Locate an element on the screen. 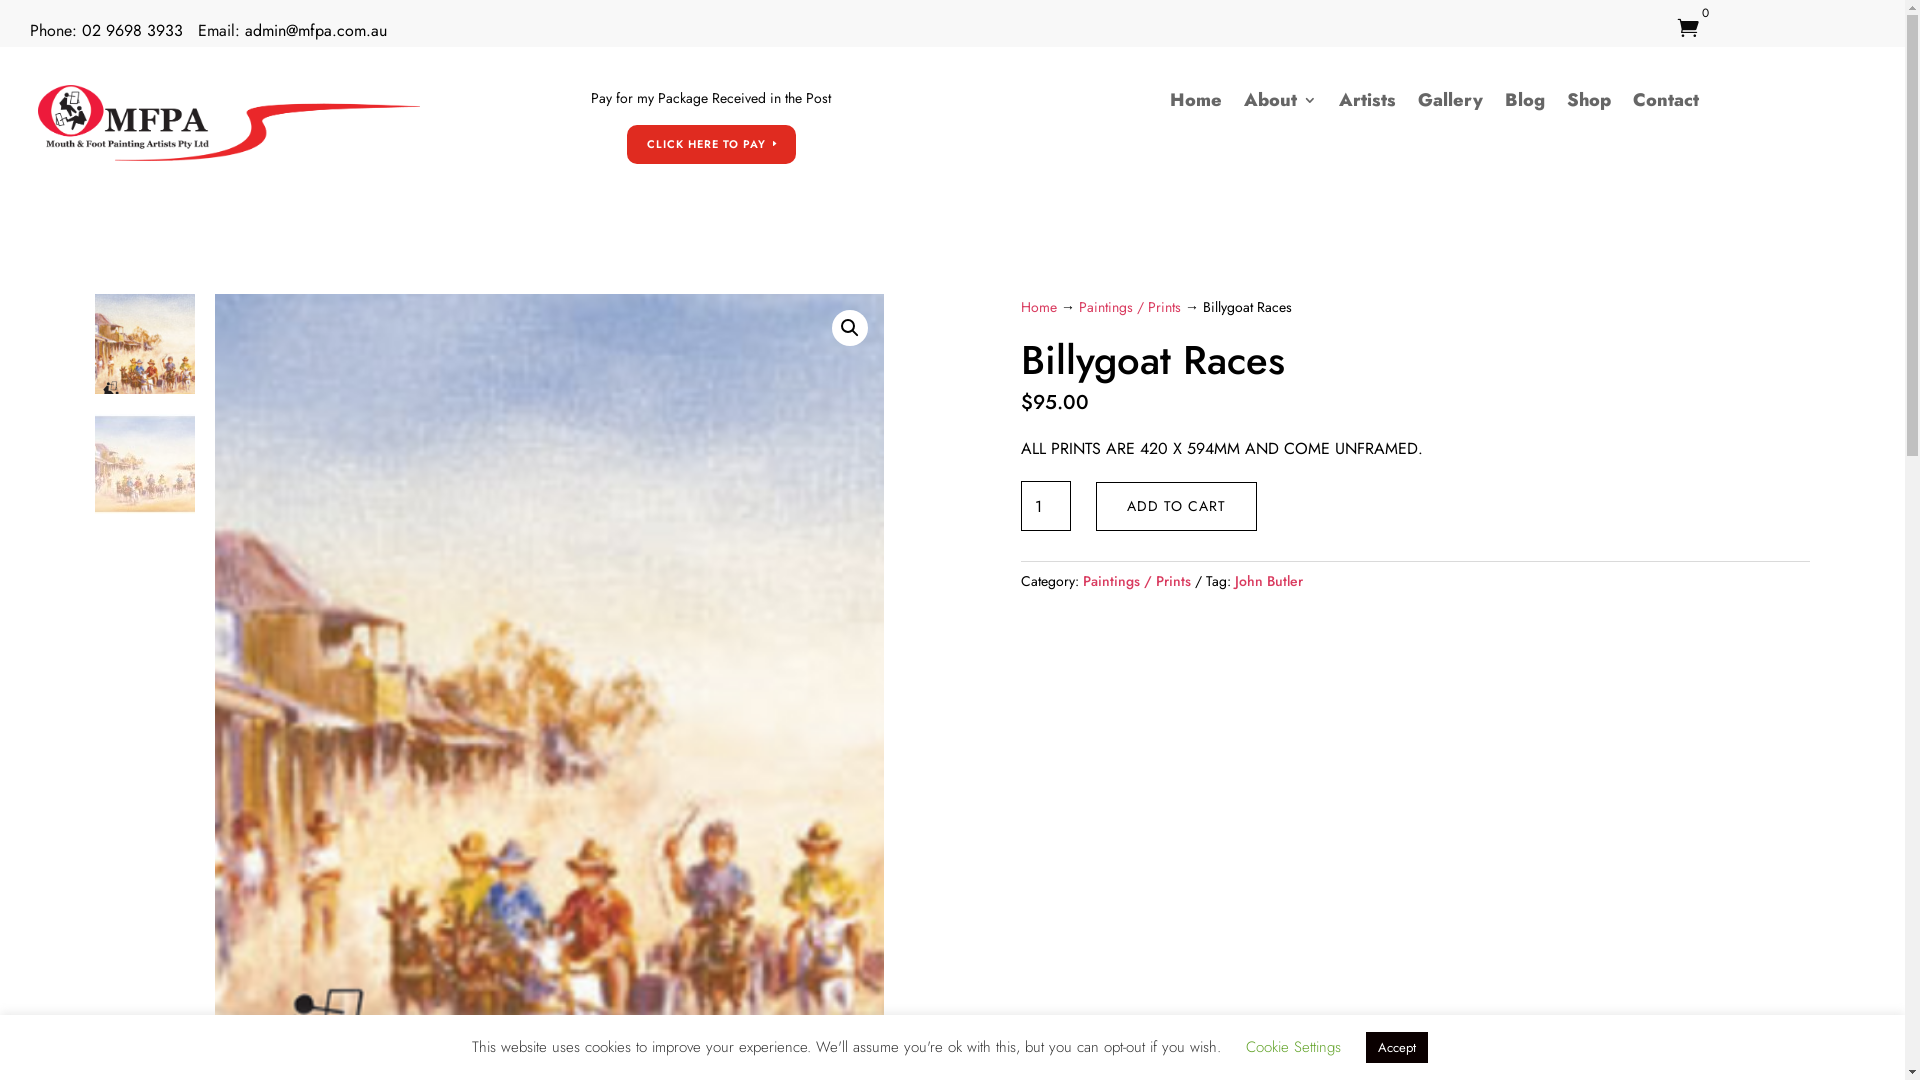 This screenshot has width=1920, height=1080. 'ADD TO CART' is located at coordinates (1176, 505).